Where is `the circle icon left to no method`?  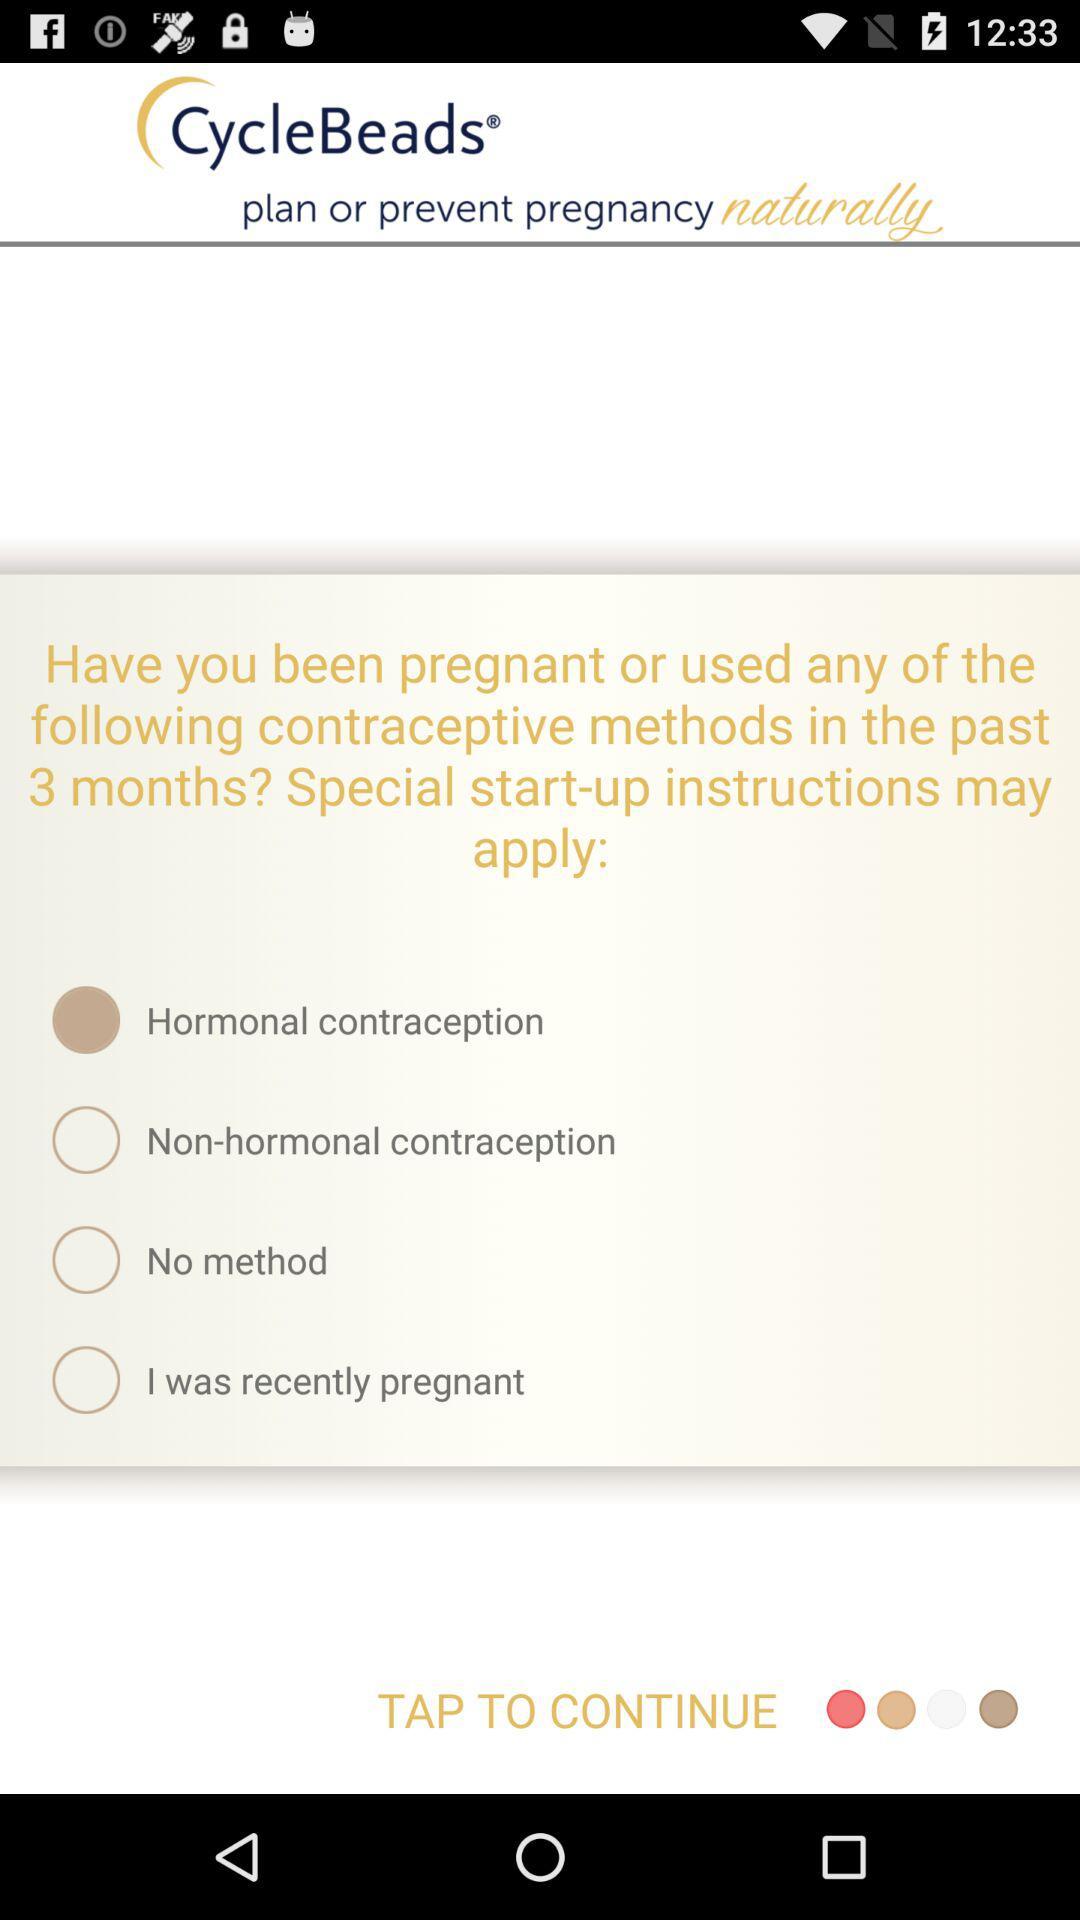 the circle icon left to no method is located at coordinates (85, 1258).